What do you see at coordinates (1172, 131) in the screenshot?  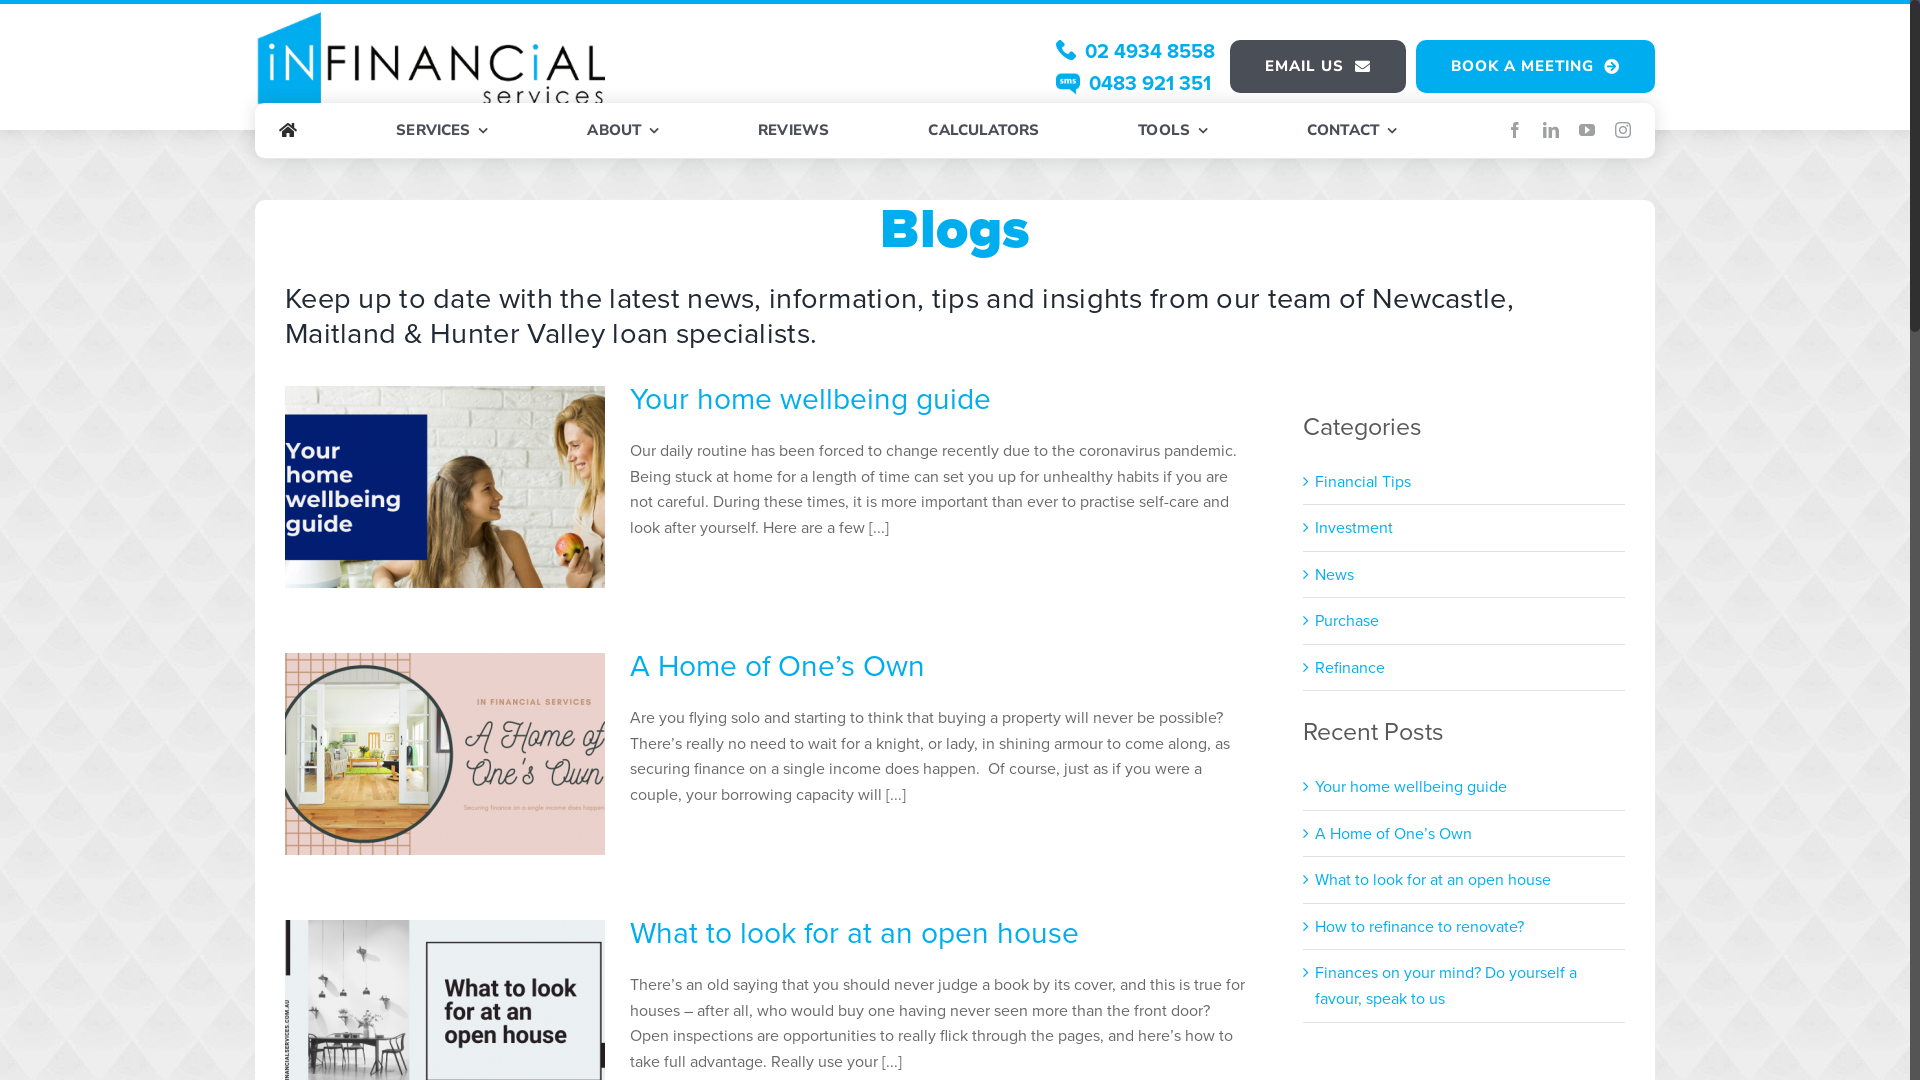 I see `'TOOLS'` at bounding box center [1172, 131].